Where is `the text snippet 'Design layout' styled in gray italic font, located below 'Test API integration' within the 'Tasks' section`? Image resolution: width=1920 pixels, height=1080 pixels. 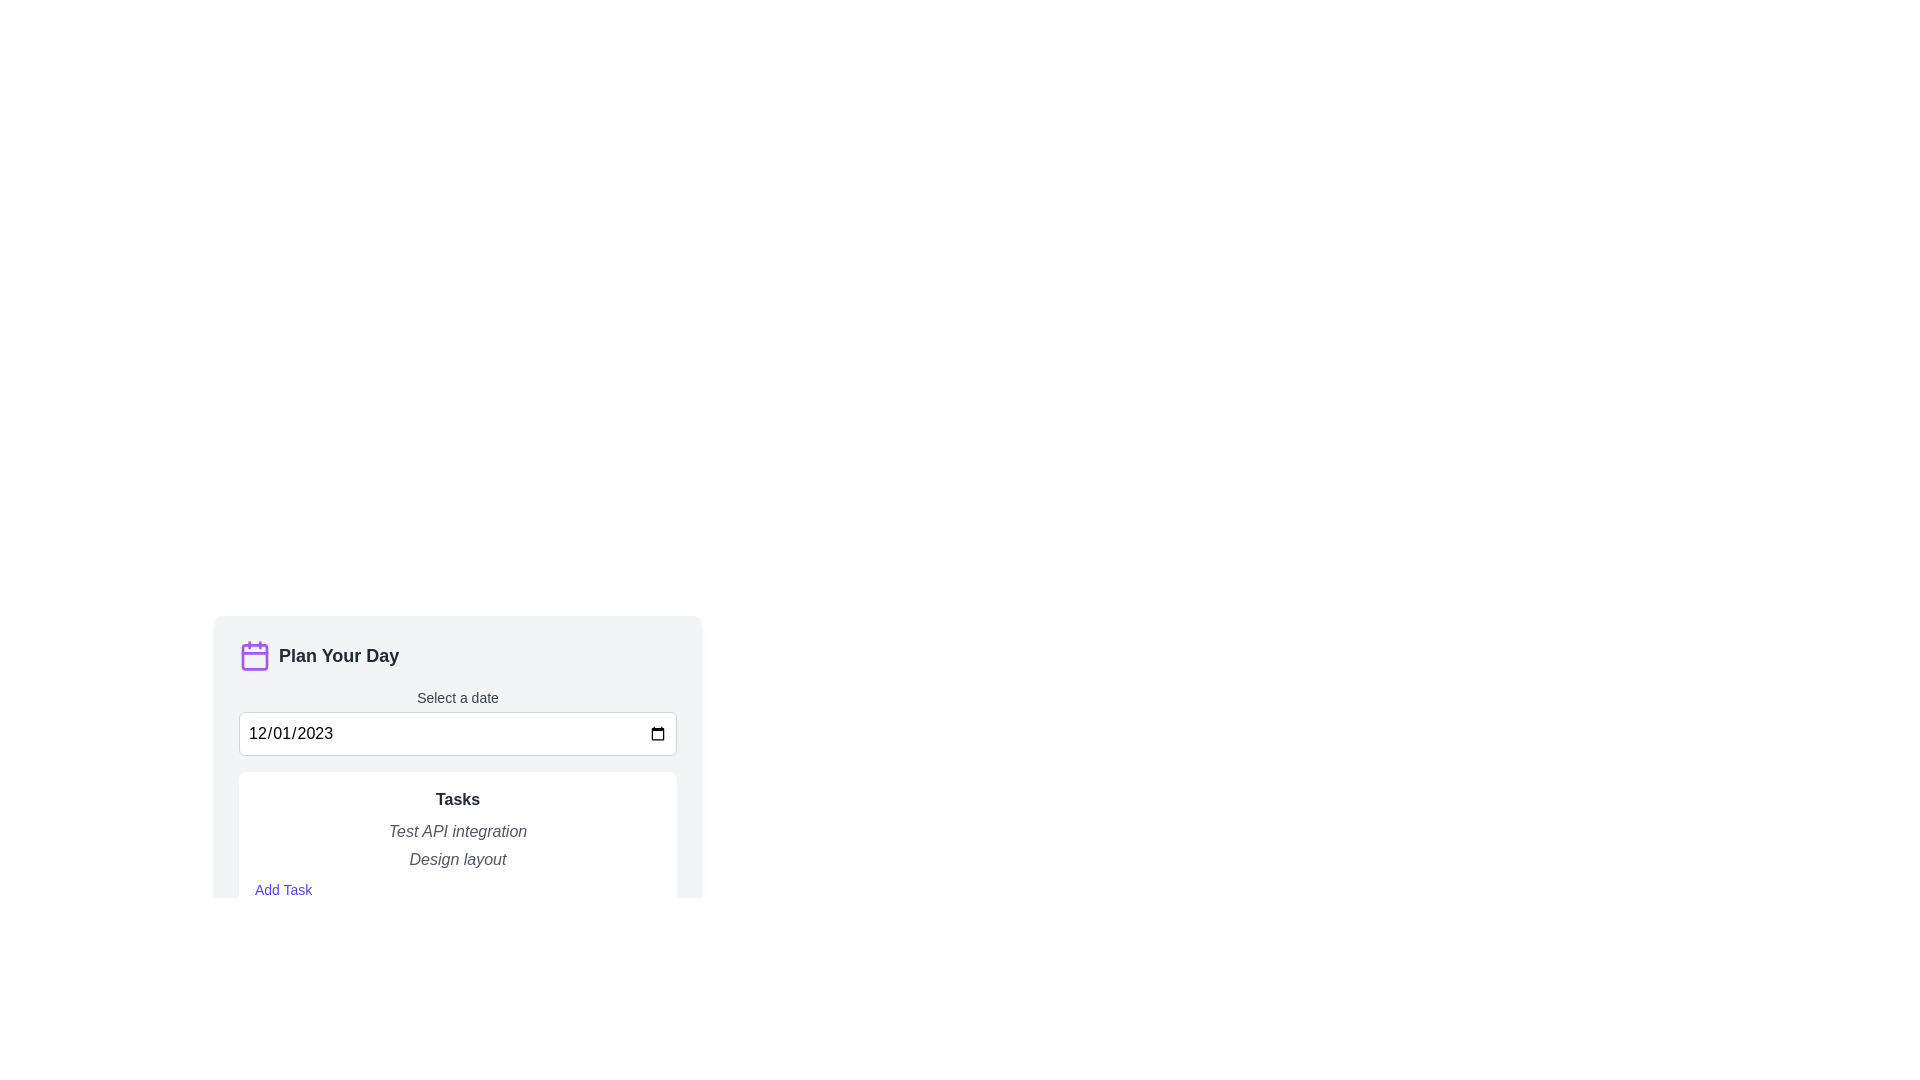
the text snippet 'Design layout' styled in gray italic font, located below 'Test API integration' within the 'Tasks' section is located at coordinates (456, 859).